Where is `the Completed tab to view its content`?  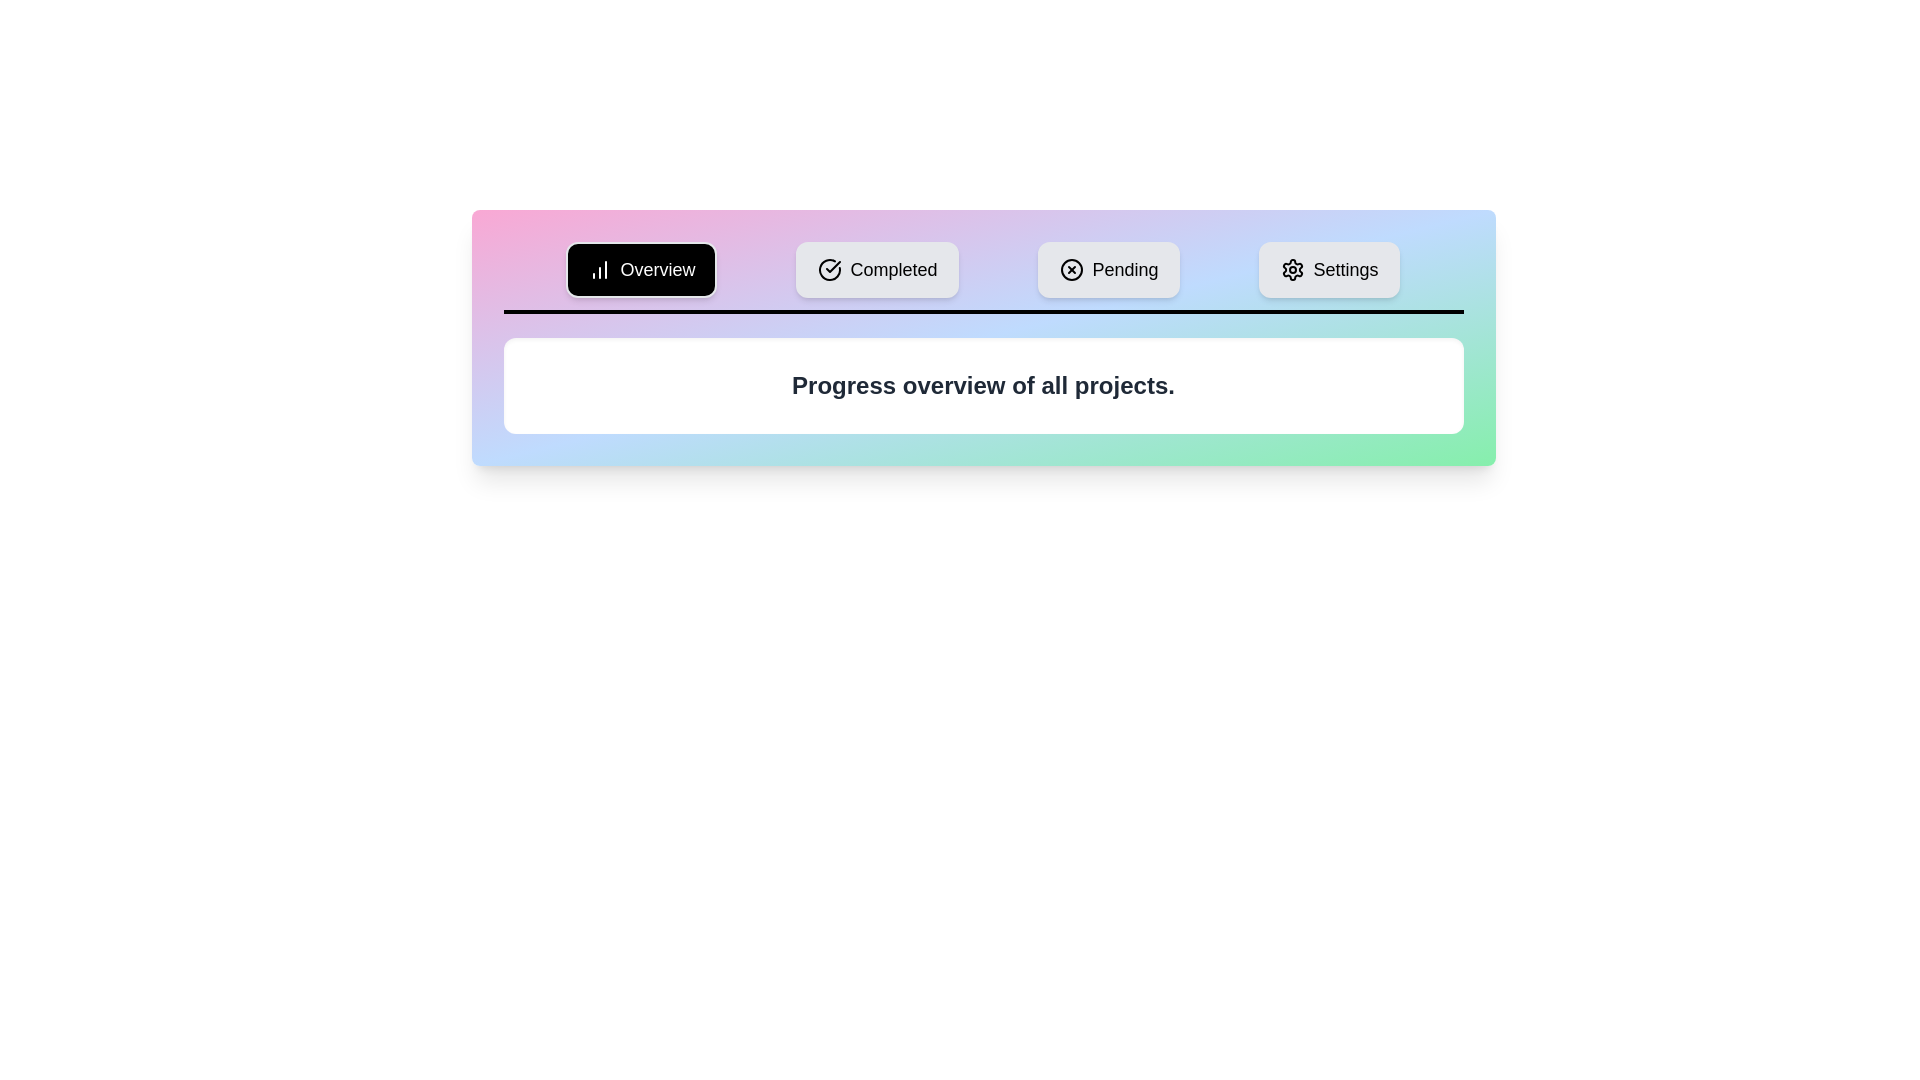 the Completed tab to view its content is located at coordinates (878, 270).